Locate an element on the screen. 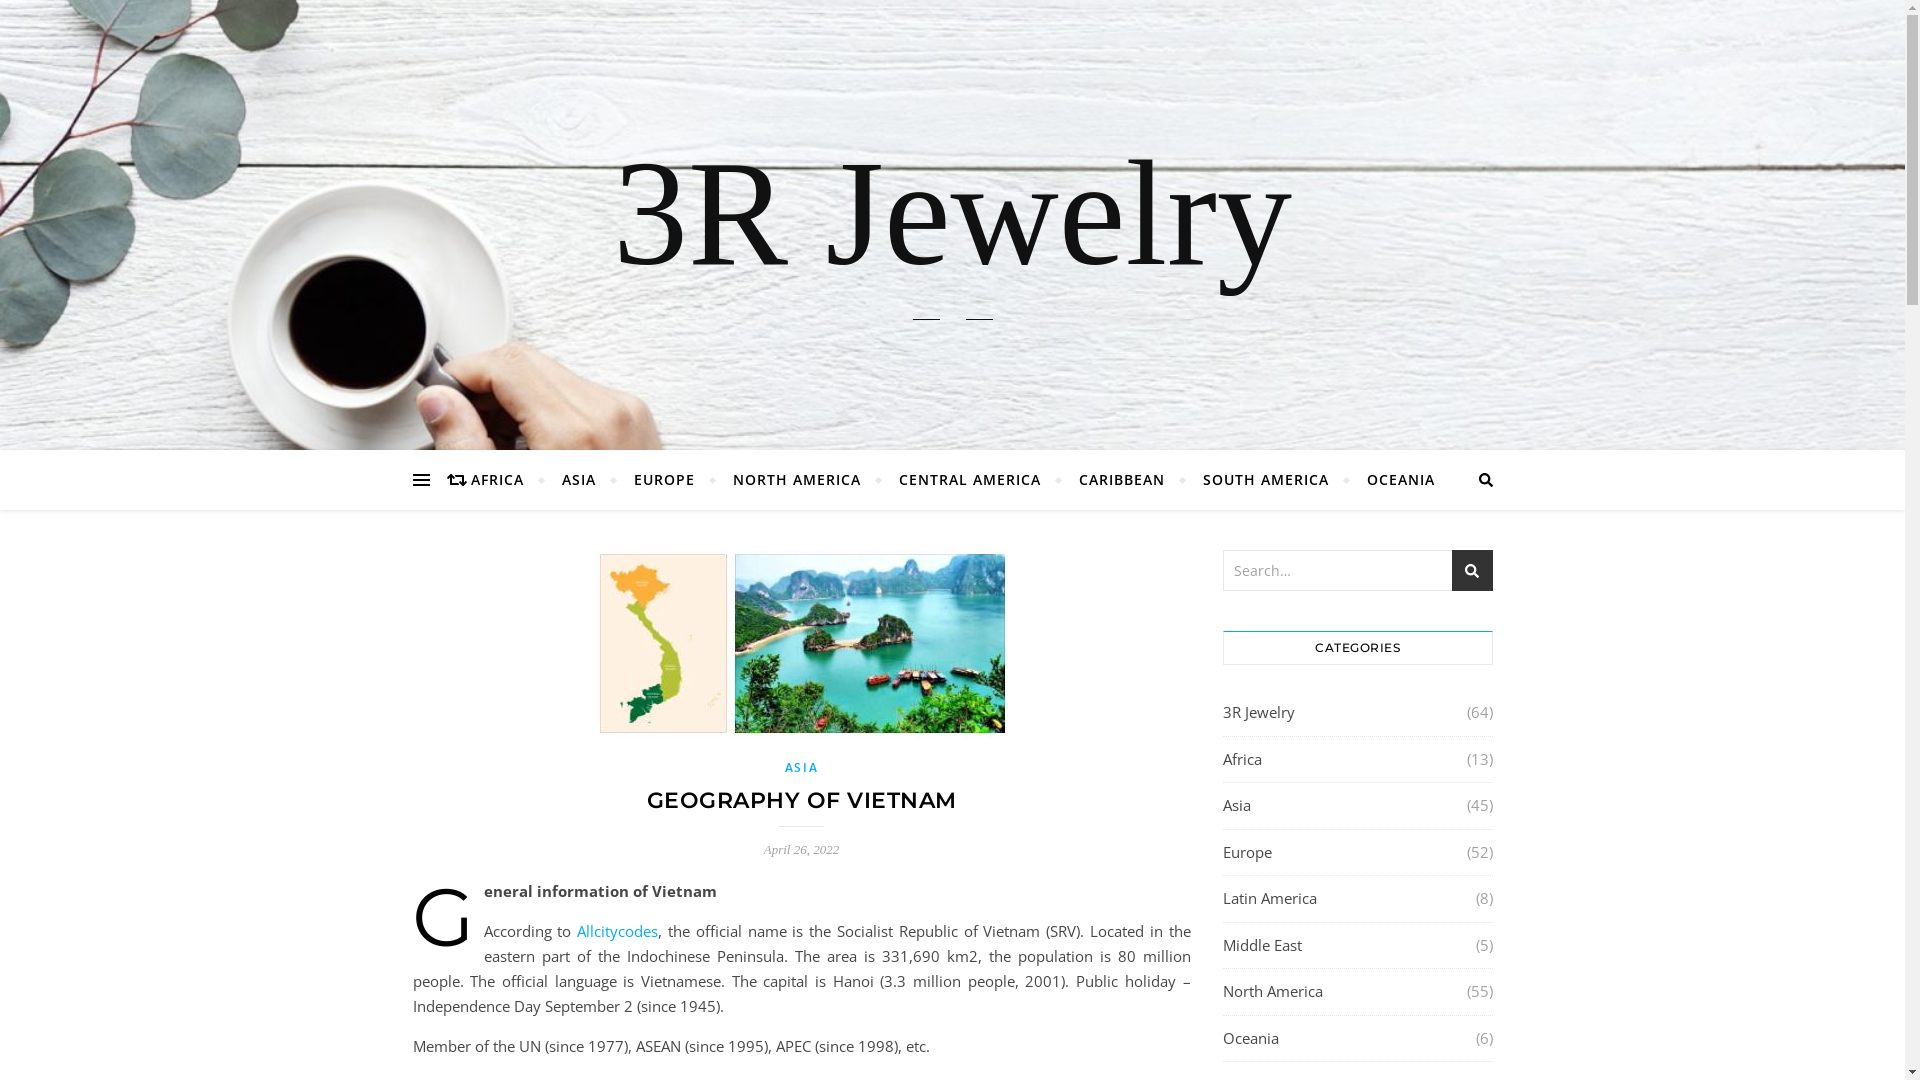 This screenshot has width=1920, height=1080. 'EUROPE' is located at coordinates (663, 479).